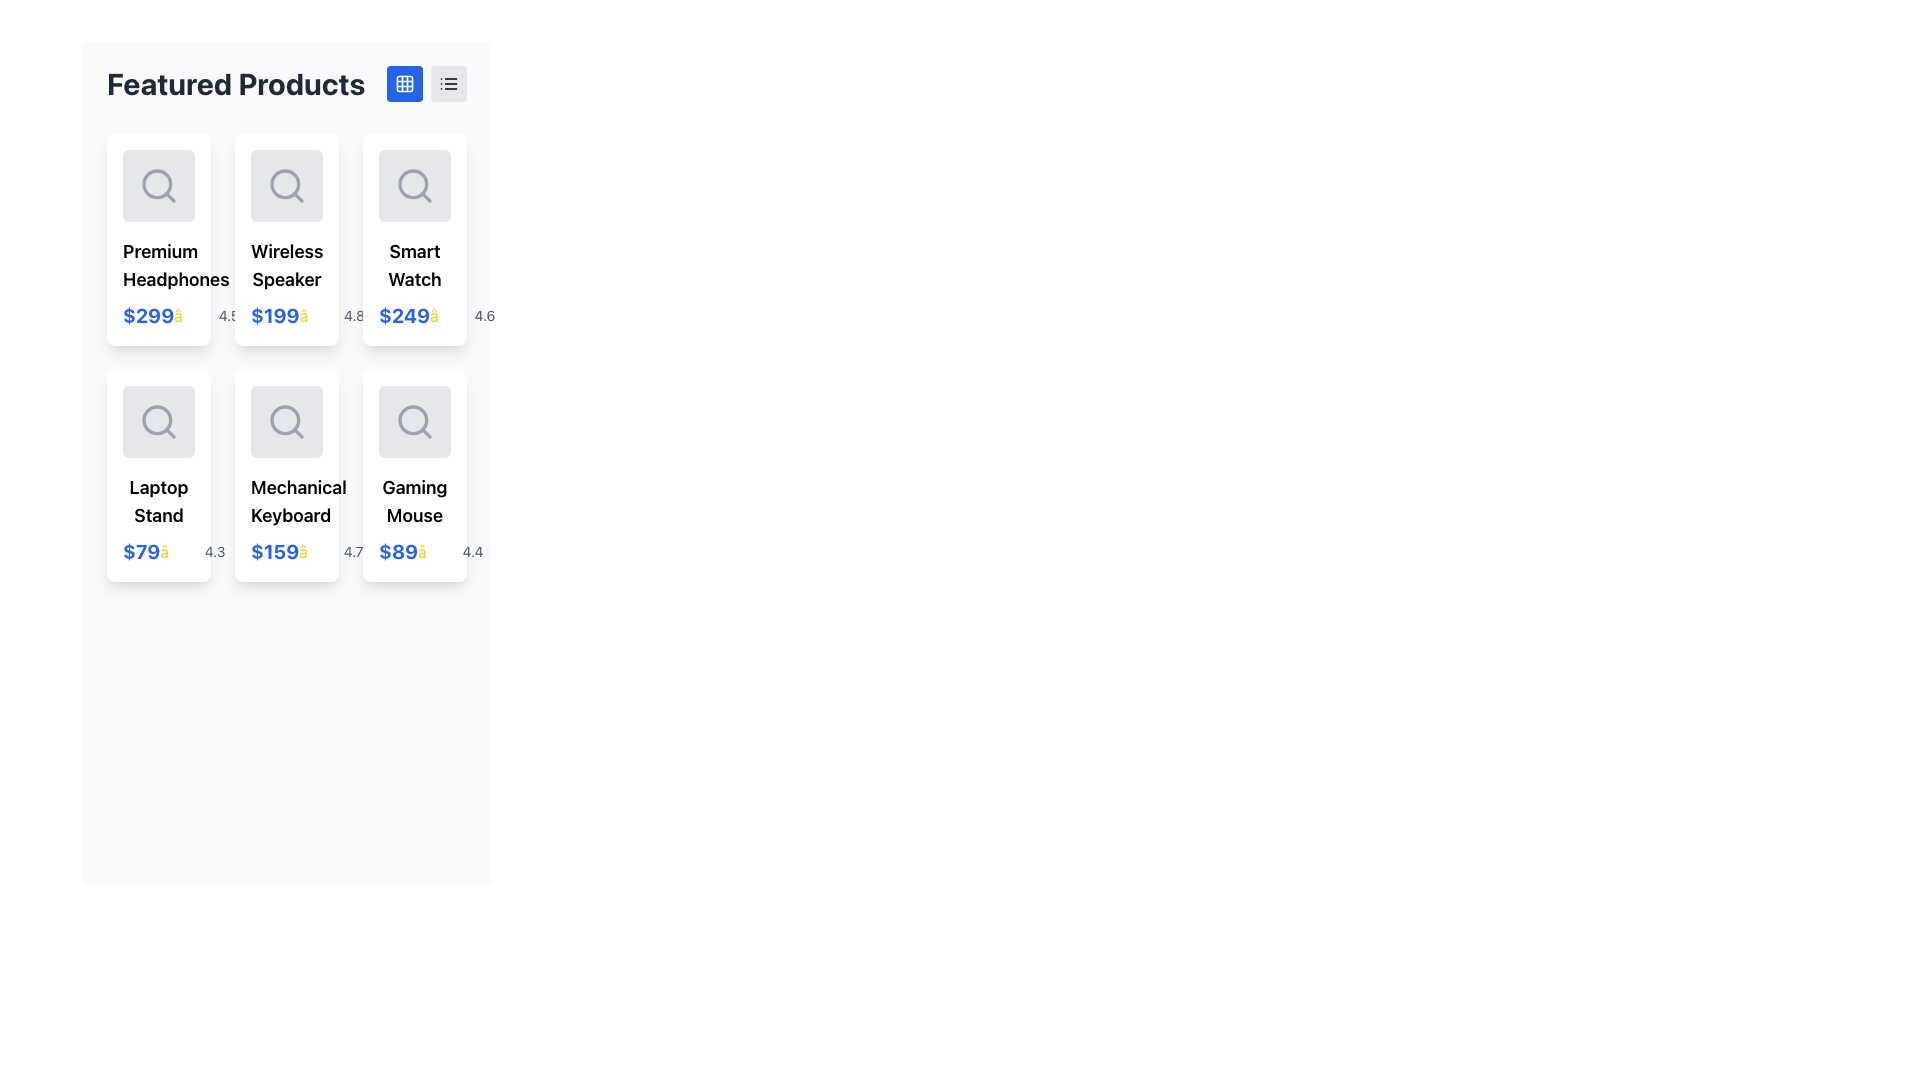  Describe the element at coordinates (472, 551) in the screenshot. I see `the text display showing the numerical rating (4.4) of the 'Gaming Mouse' product, located in the lower right corner of the product card` at that location.